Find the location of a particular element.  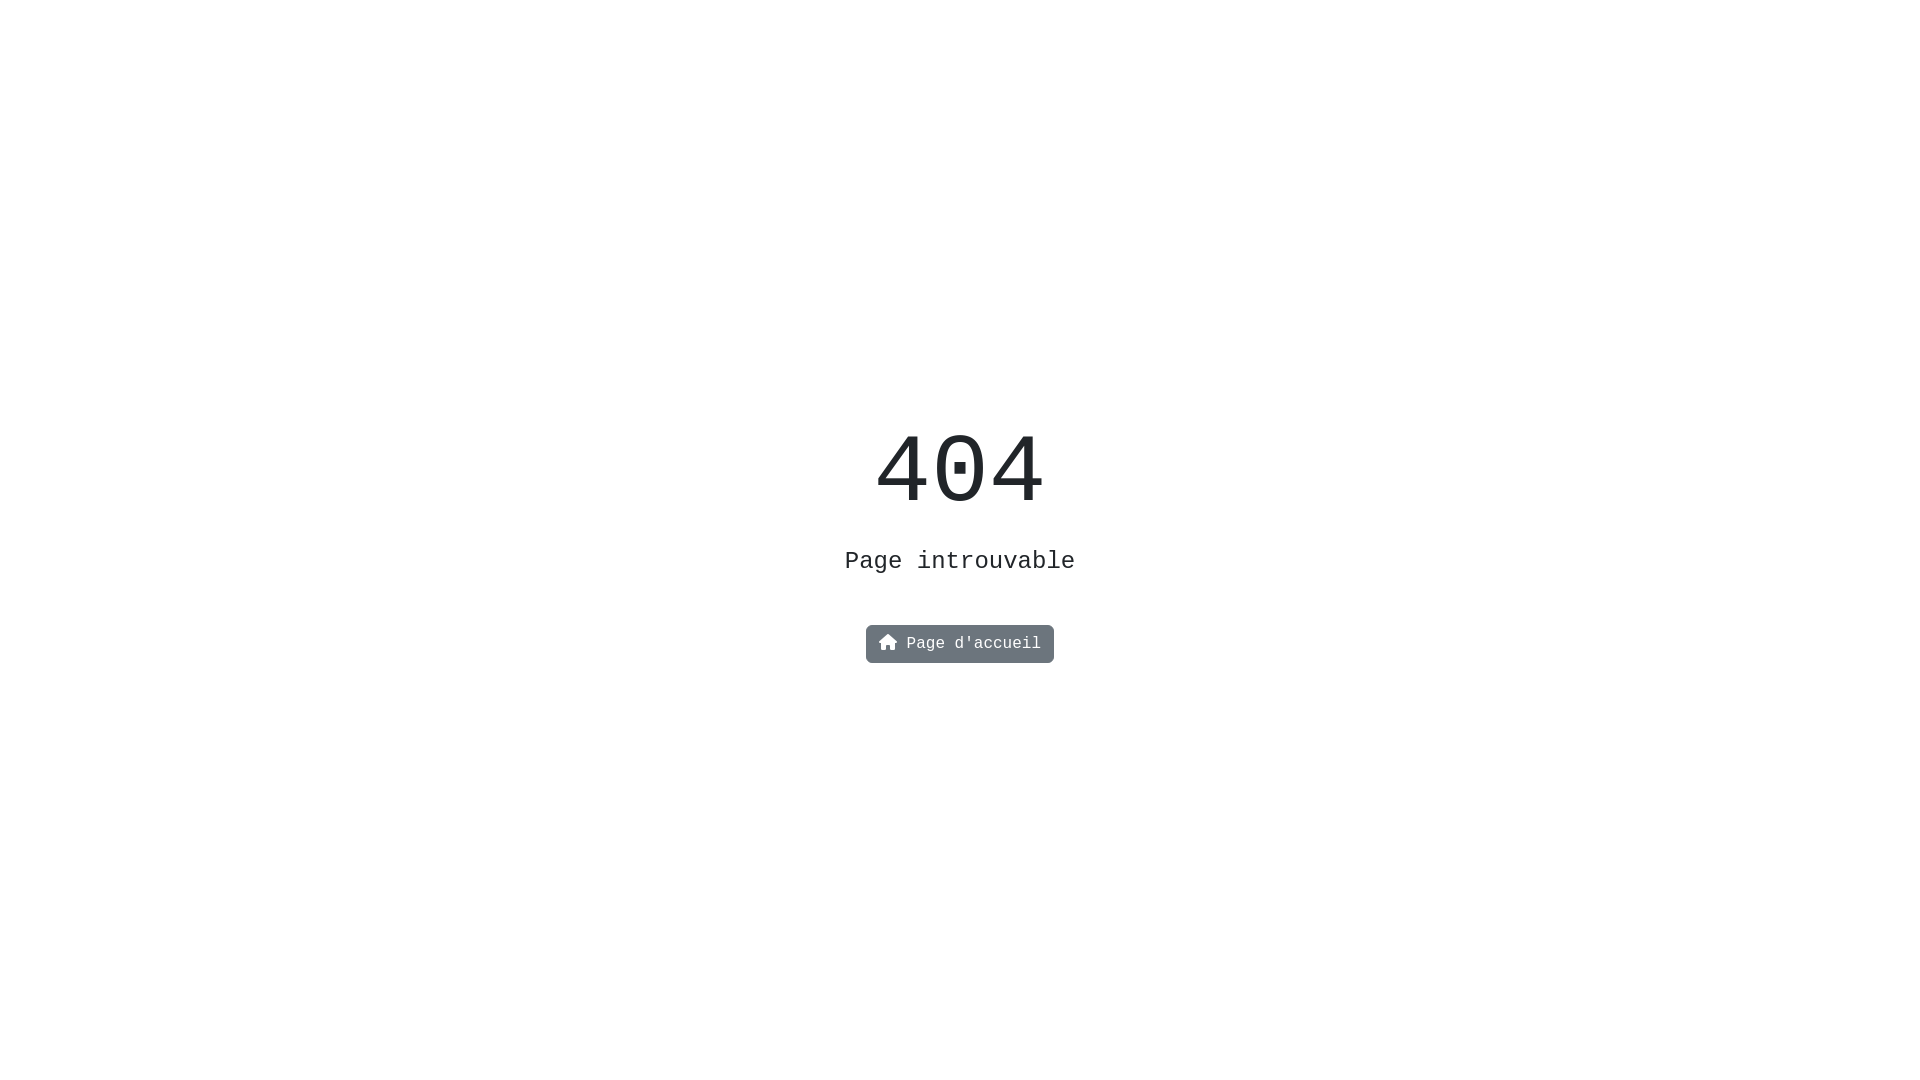

'Page d'accueil' is located at coordinates (960, 644).